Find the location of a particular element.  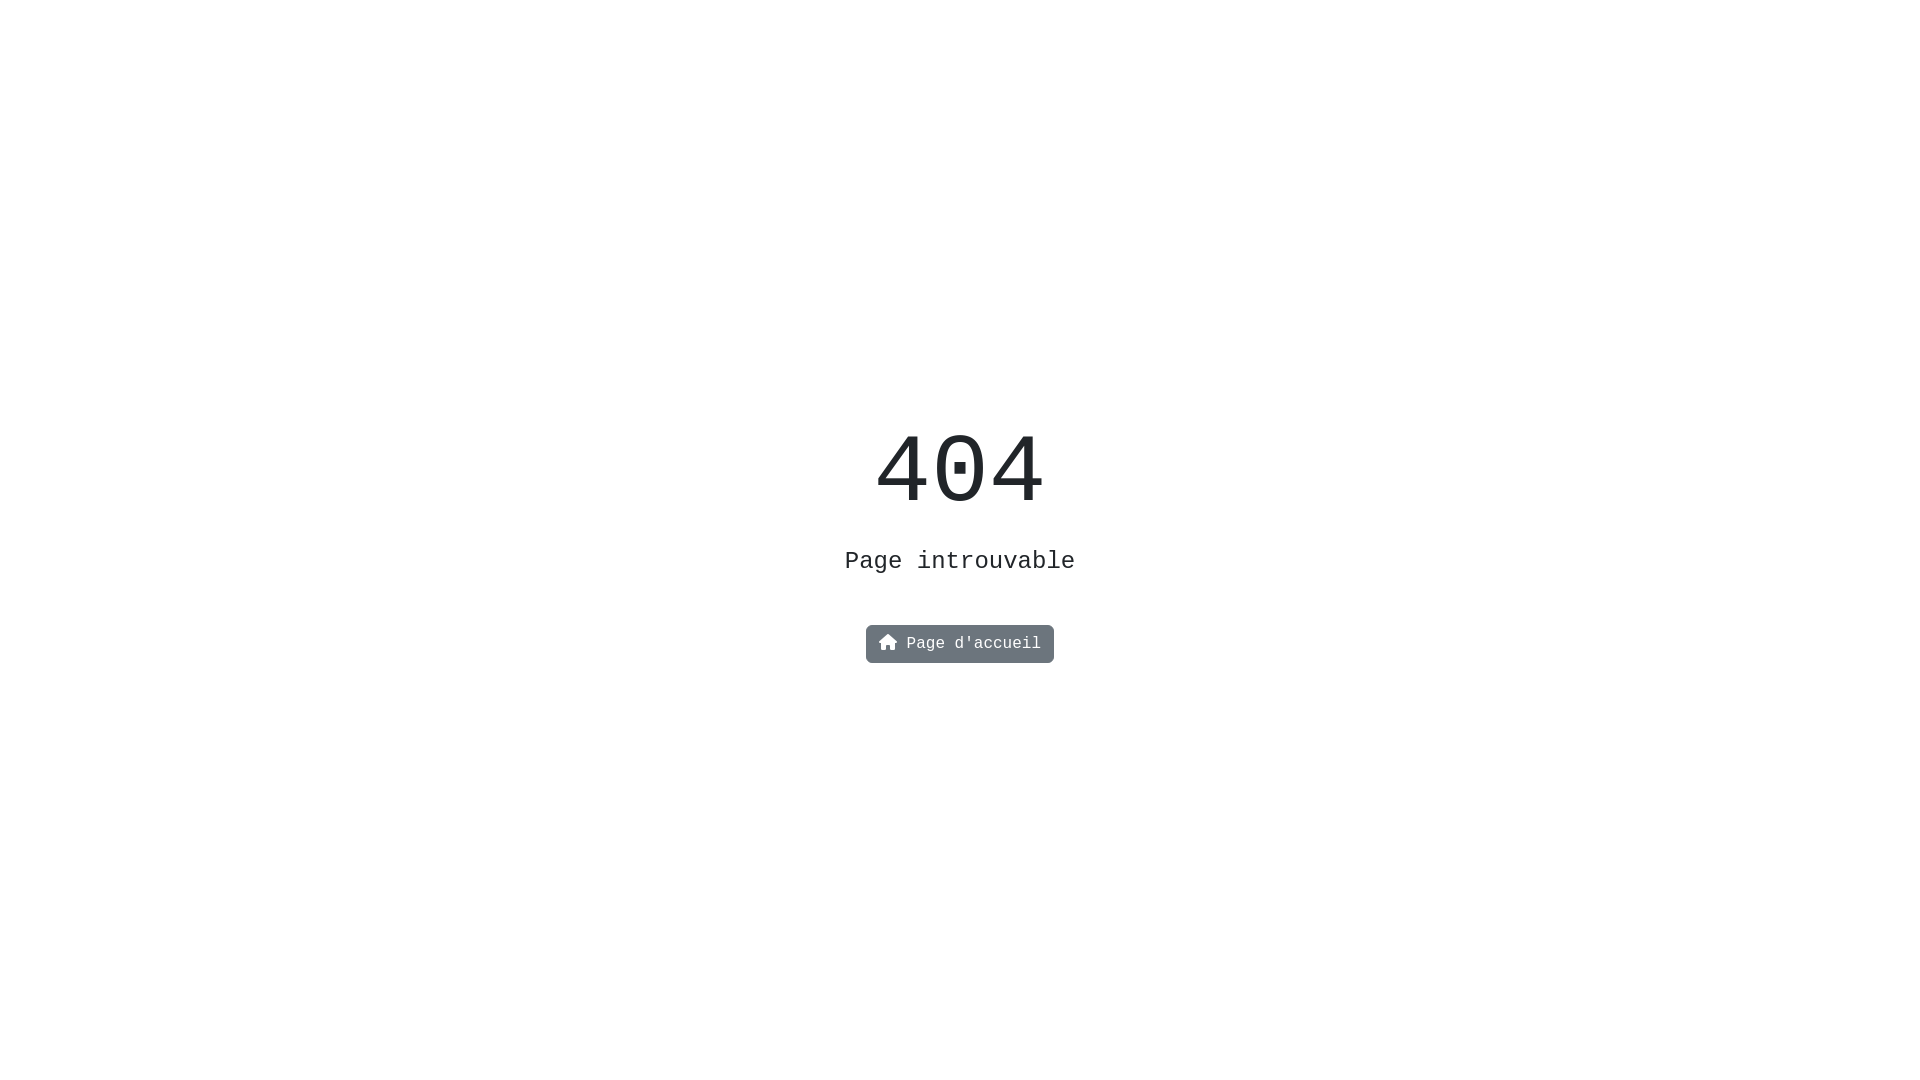

'Page d'accueil' is located at coordinates (960, 644).